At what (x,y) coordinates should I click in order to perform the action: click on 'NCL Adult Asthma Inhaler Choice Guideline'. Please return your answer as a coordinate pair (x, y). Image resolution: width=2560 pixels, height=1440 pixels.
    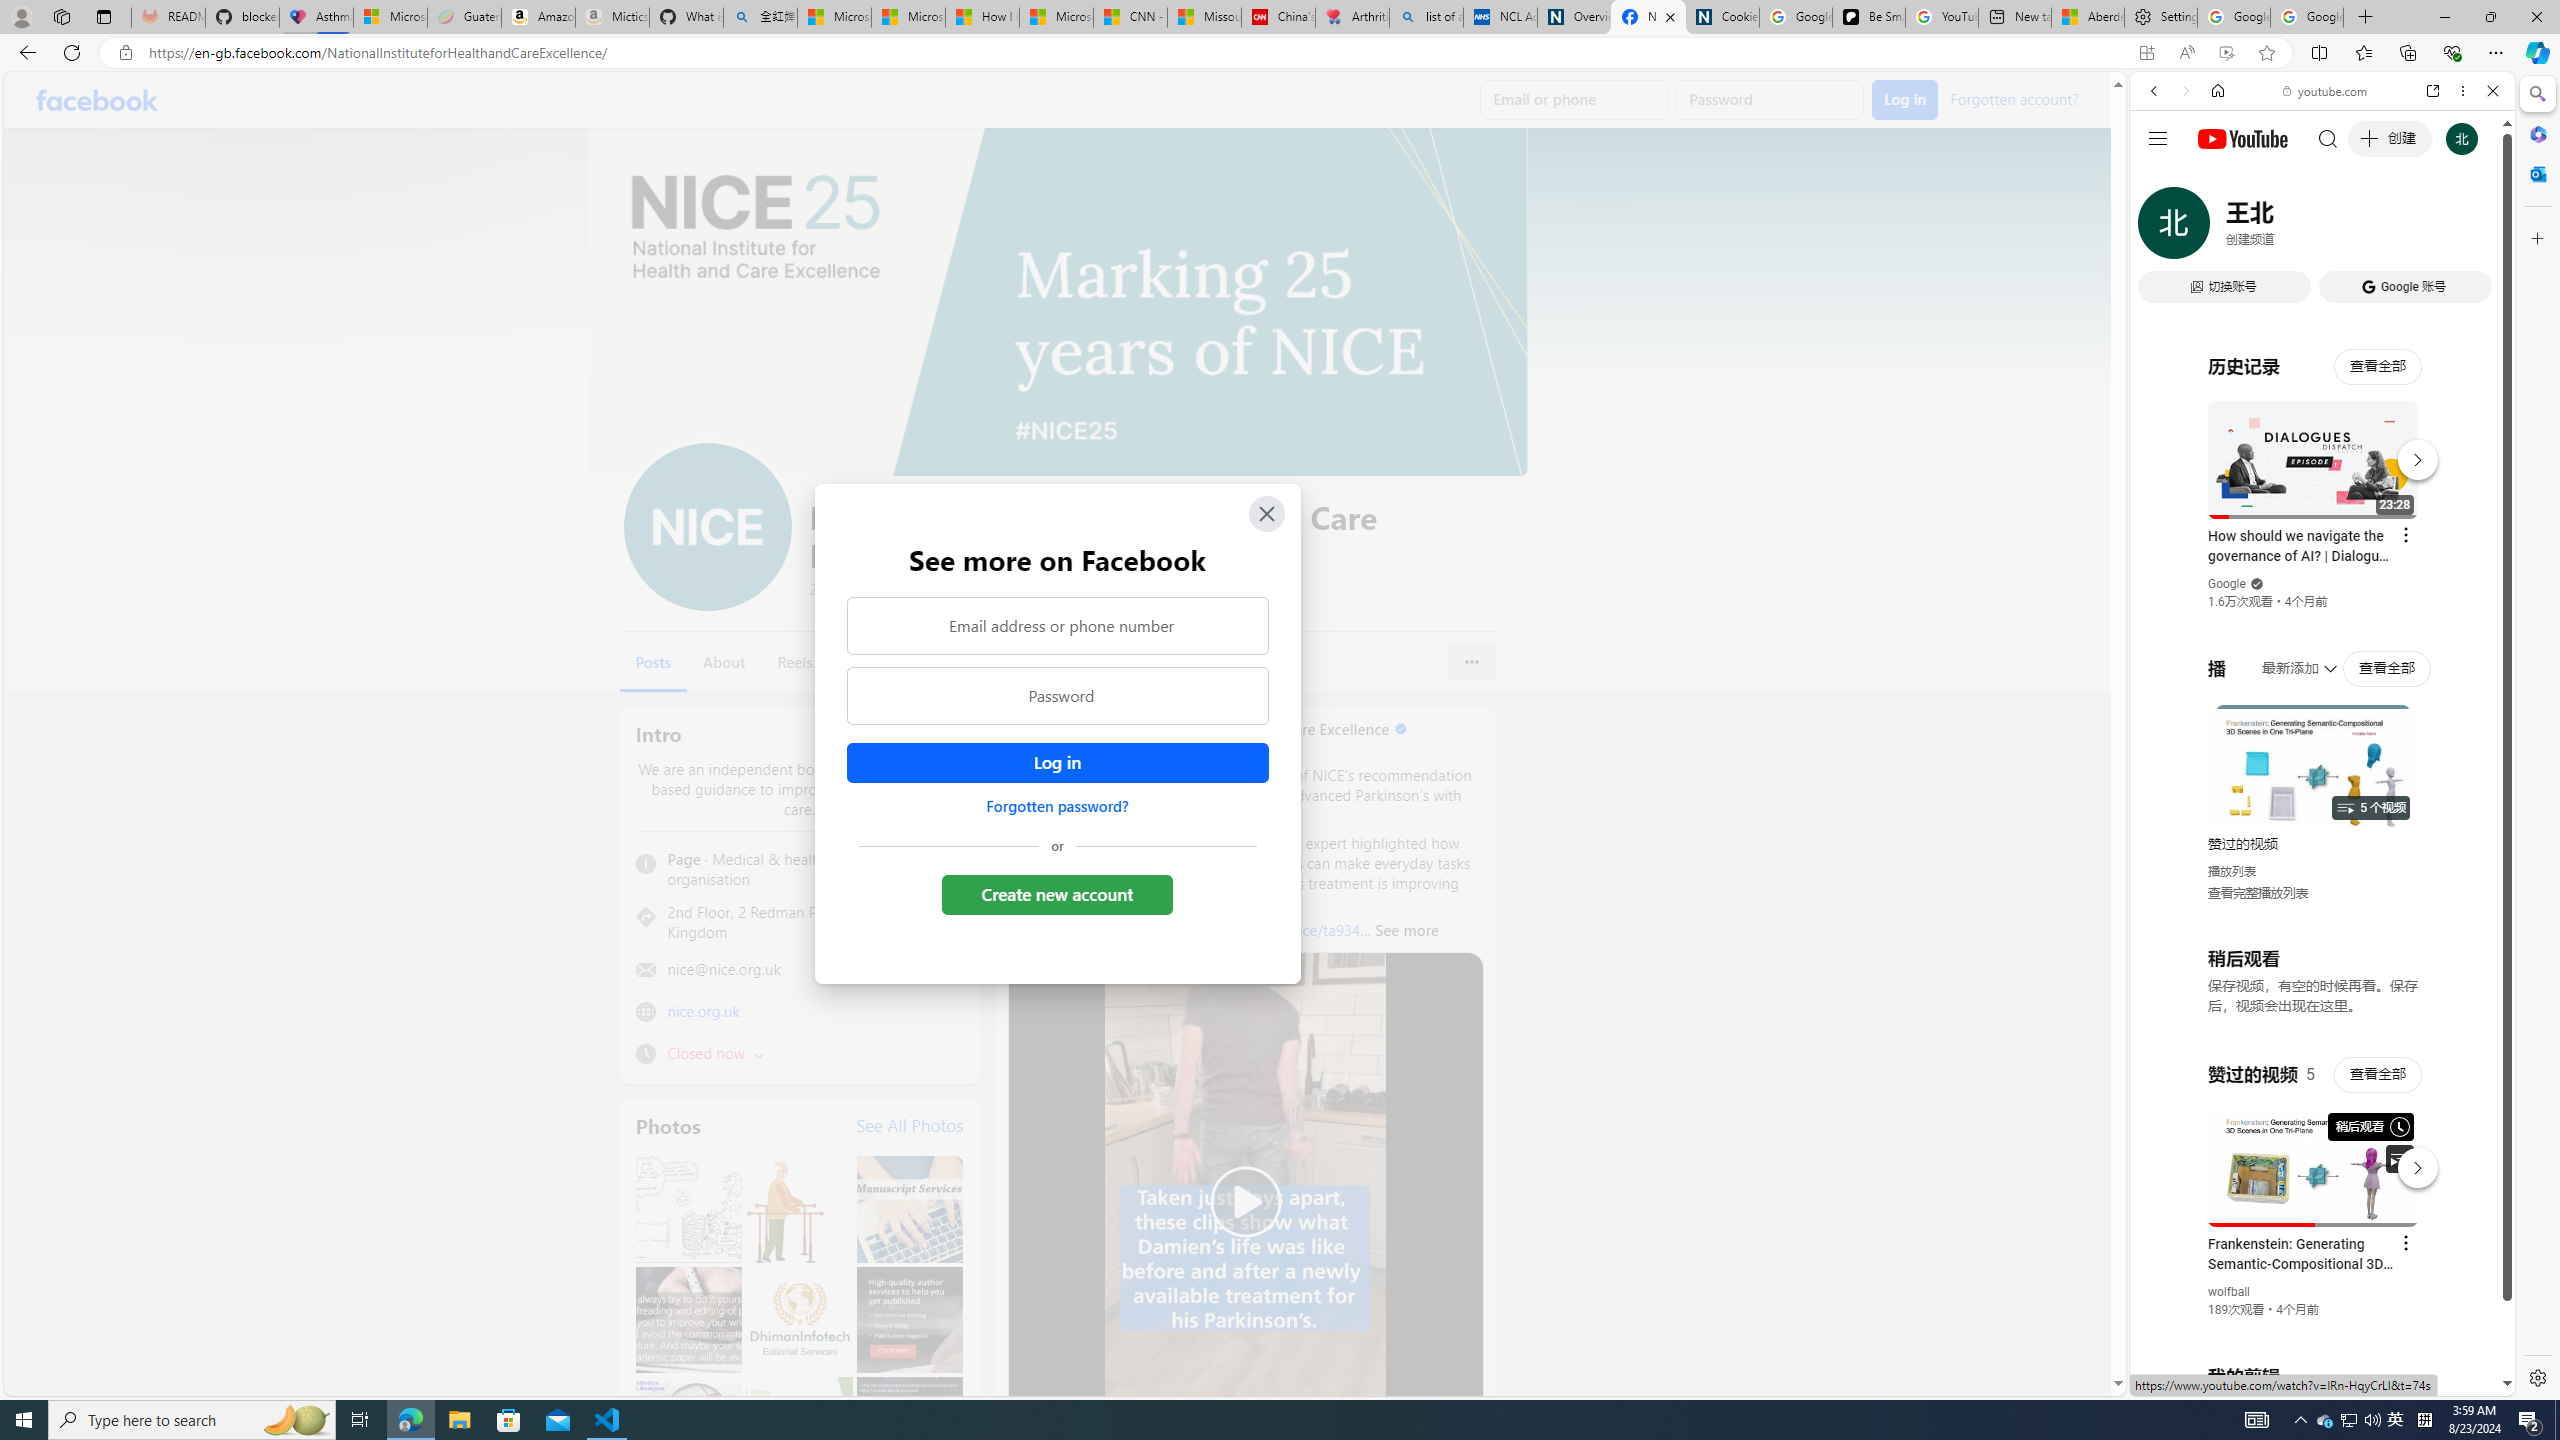
    Looking at the image, I should click on (1500, 16).